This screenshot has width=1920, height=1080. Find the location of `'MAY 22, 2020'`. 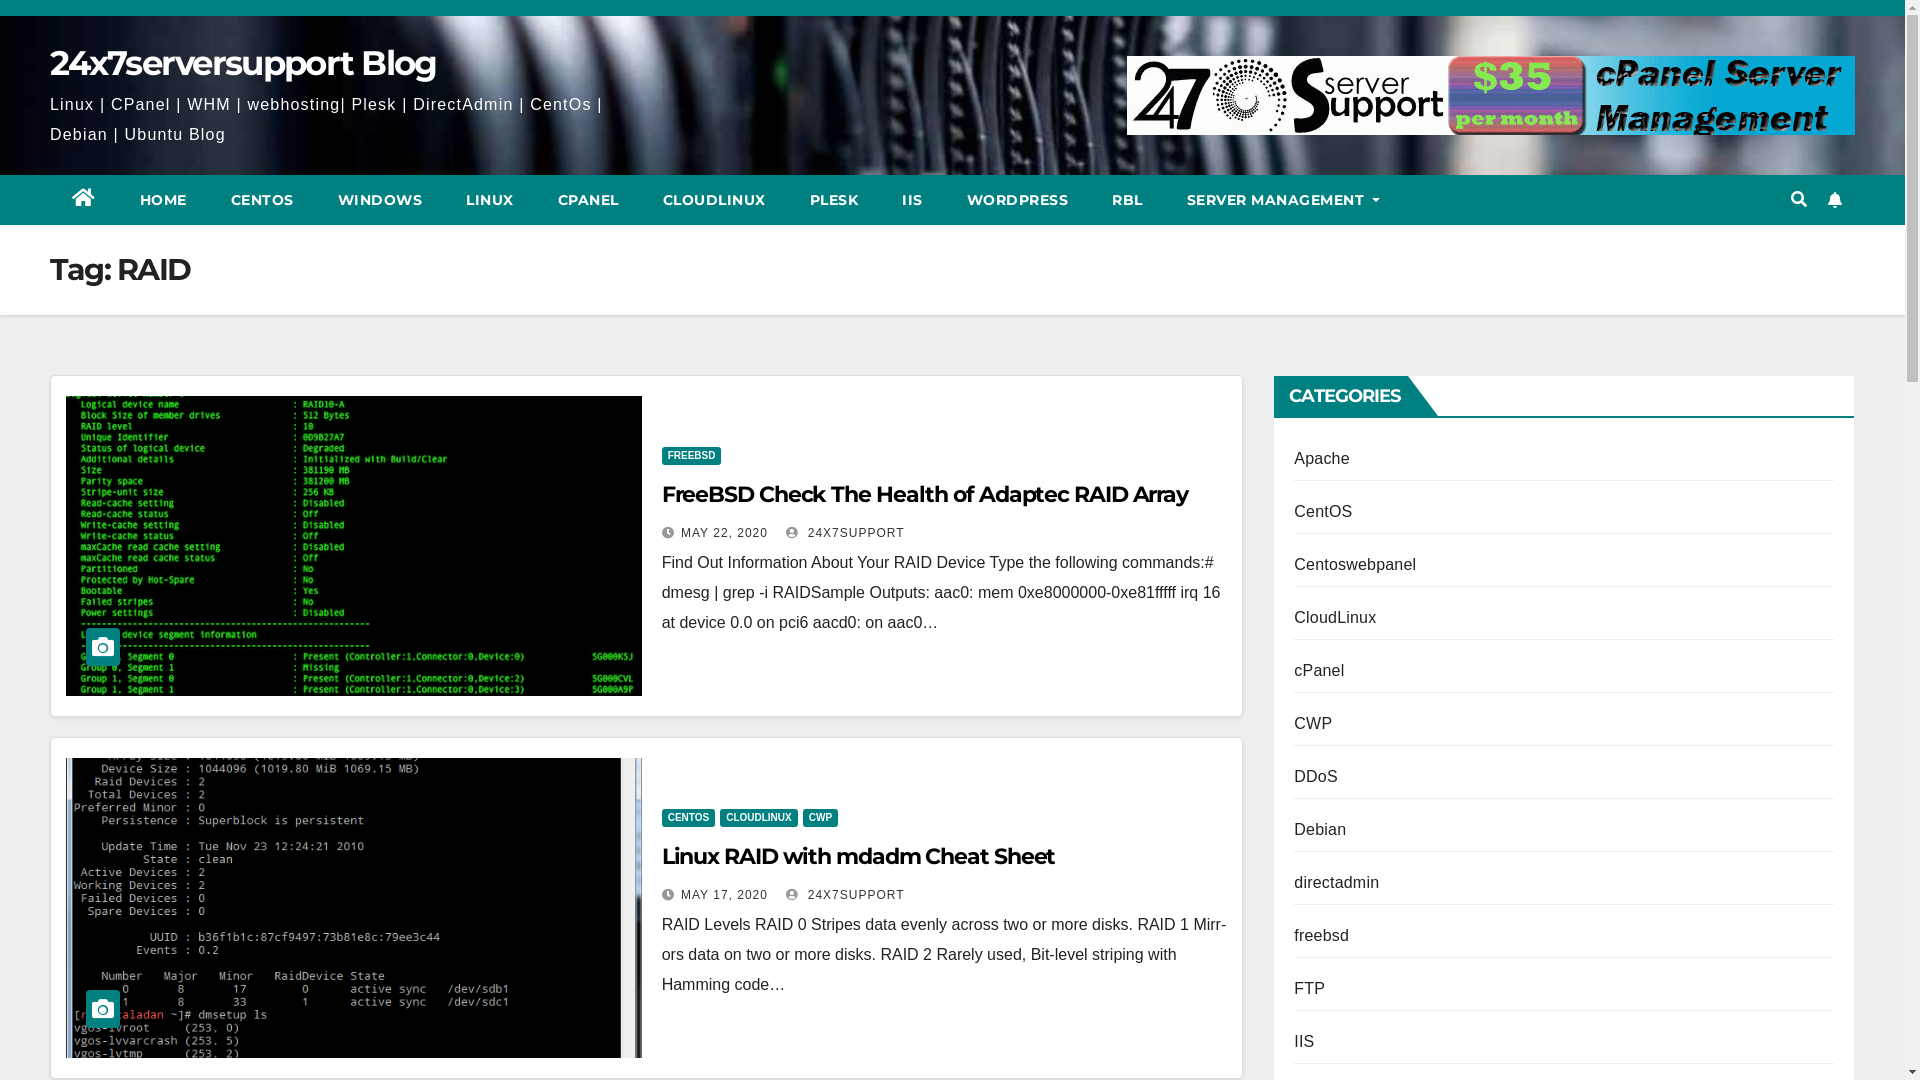

'MAY 22, 2020' is located at coordinates (723, 531).